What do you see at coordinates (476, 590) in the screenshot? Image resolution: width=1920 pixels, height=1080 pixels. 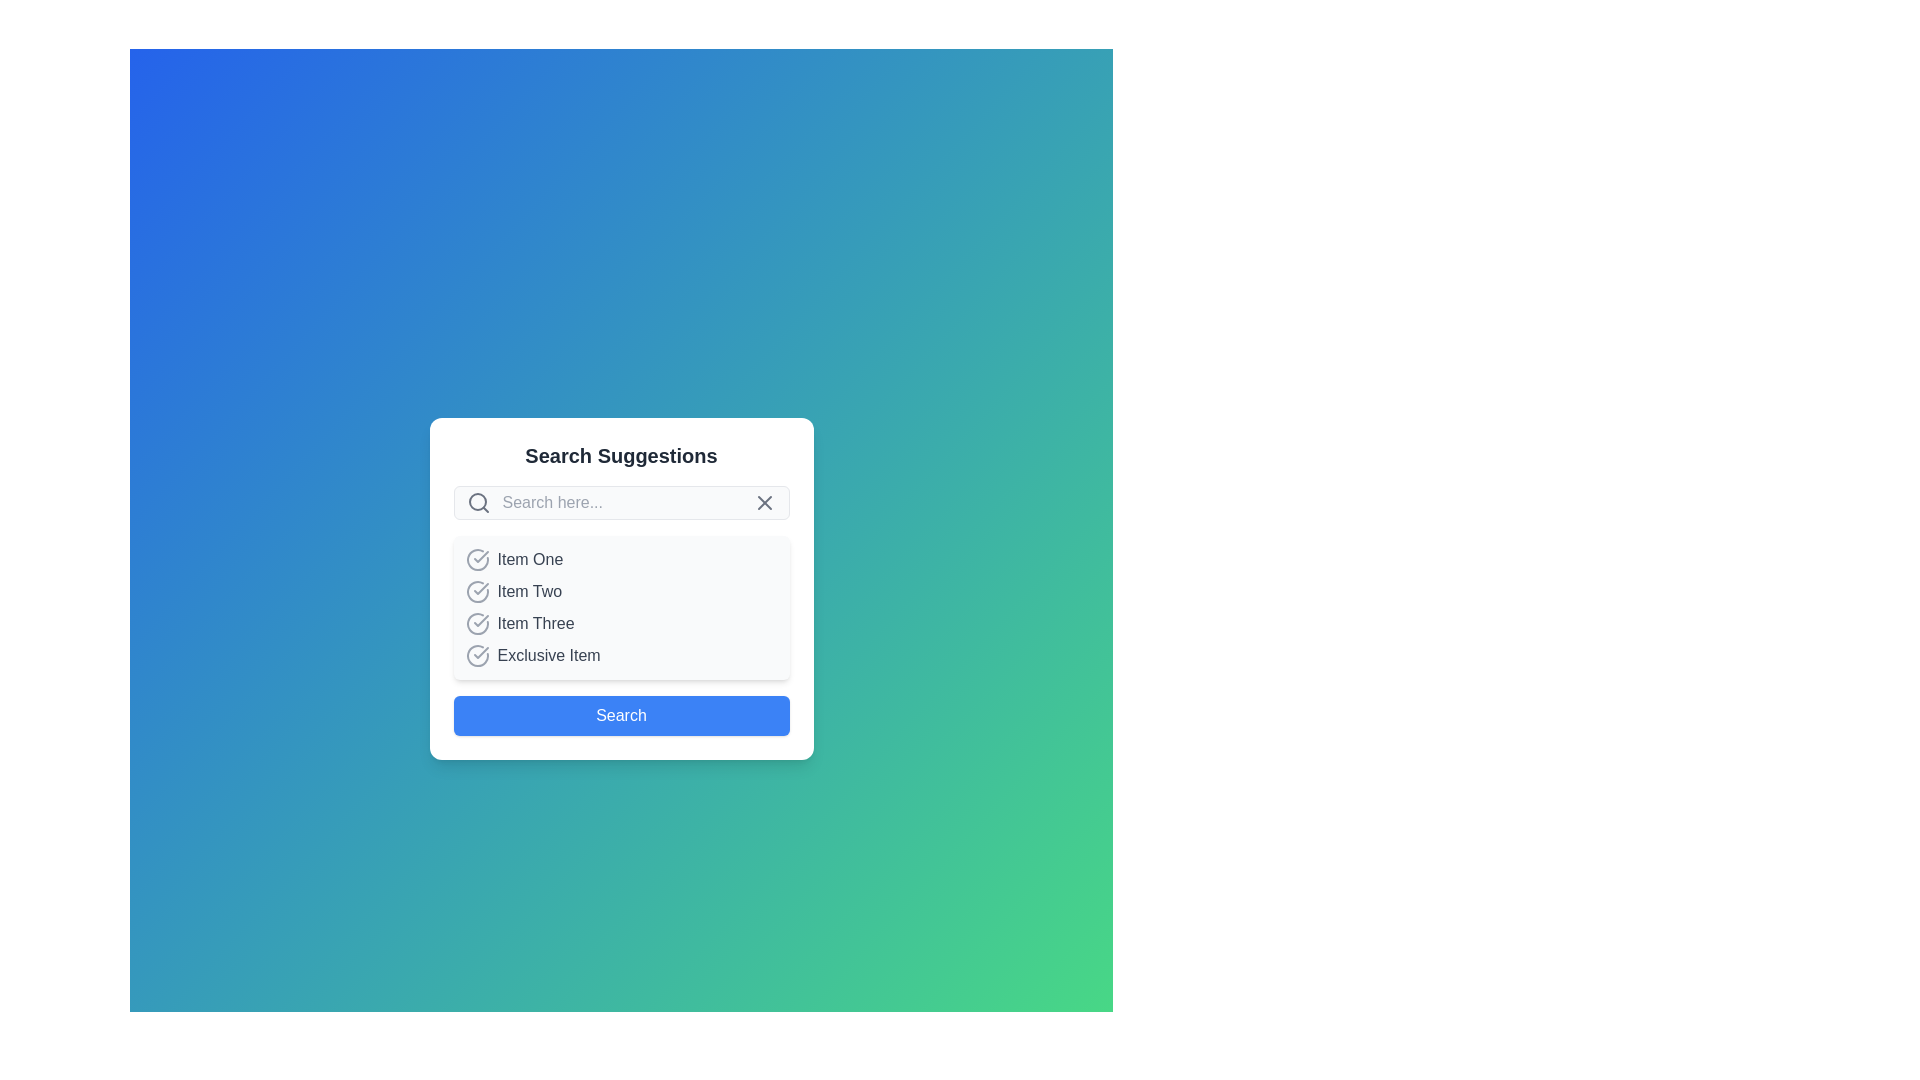 I see `the circular checkbox icon with a check mark inside, located to the left of the text 'Item Two'` at bounding box center [476, 590].